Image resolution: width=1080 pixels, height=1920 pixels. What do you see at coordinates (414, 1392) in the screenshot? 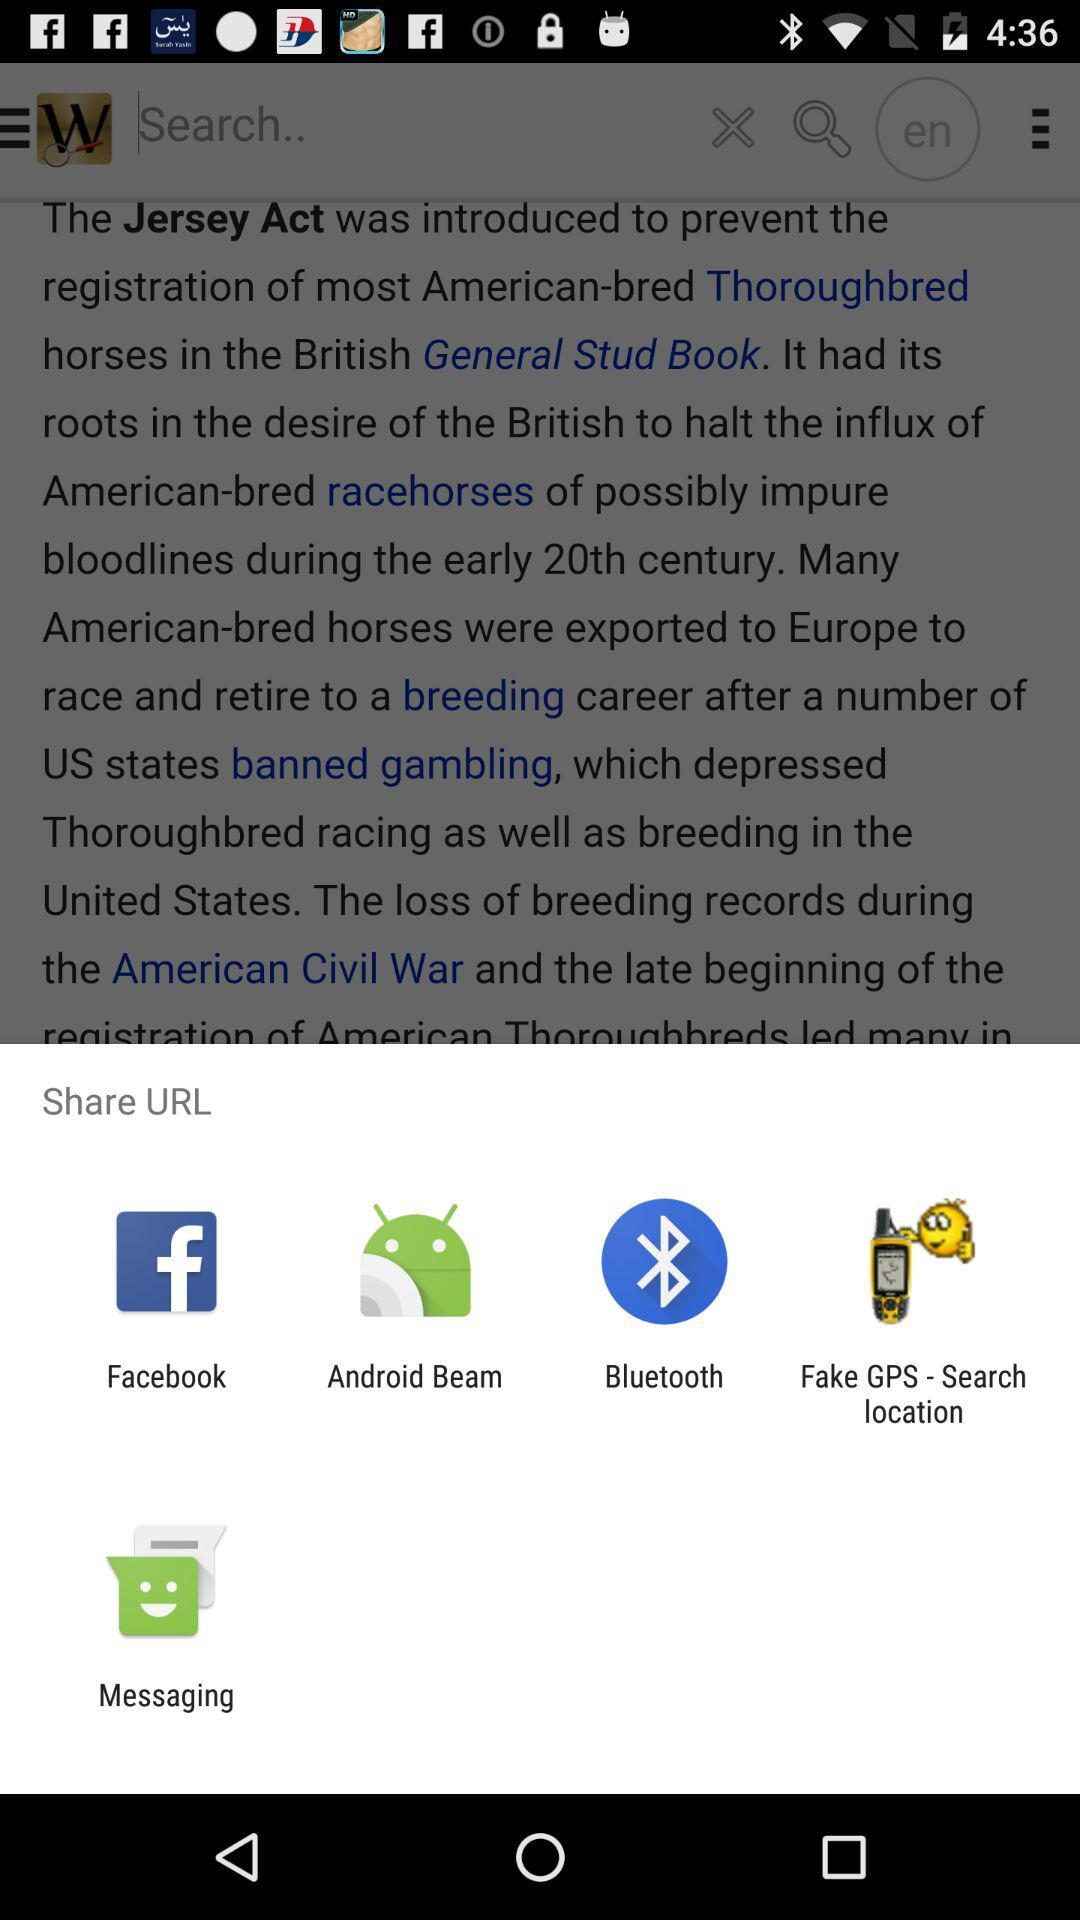
I see `item to the right of the facebook app` at bounding box center [414, 1392].